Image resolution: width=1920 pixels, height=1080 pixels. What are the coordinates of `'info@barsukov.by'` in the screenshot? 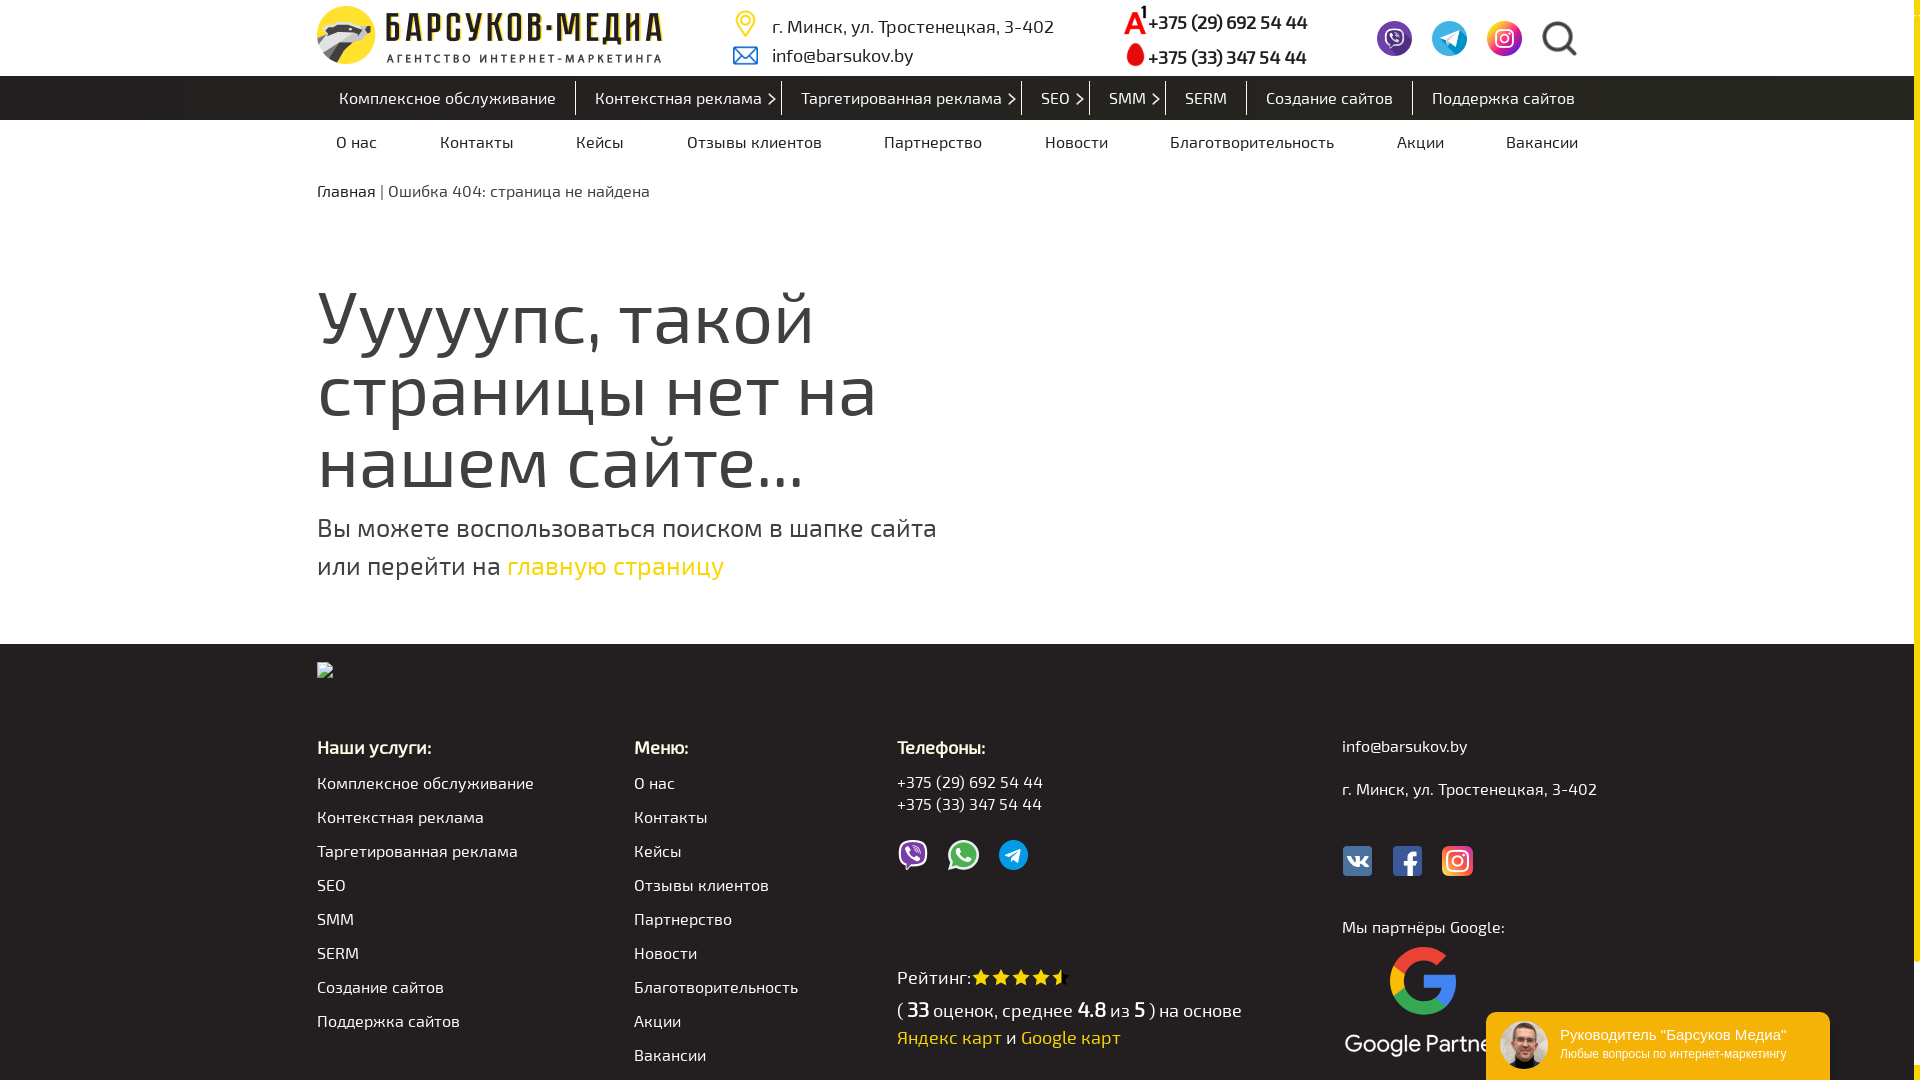 It's located at (892, 53).